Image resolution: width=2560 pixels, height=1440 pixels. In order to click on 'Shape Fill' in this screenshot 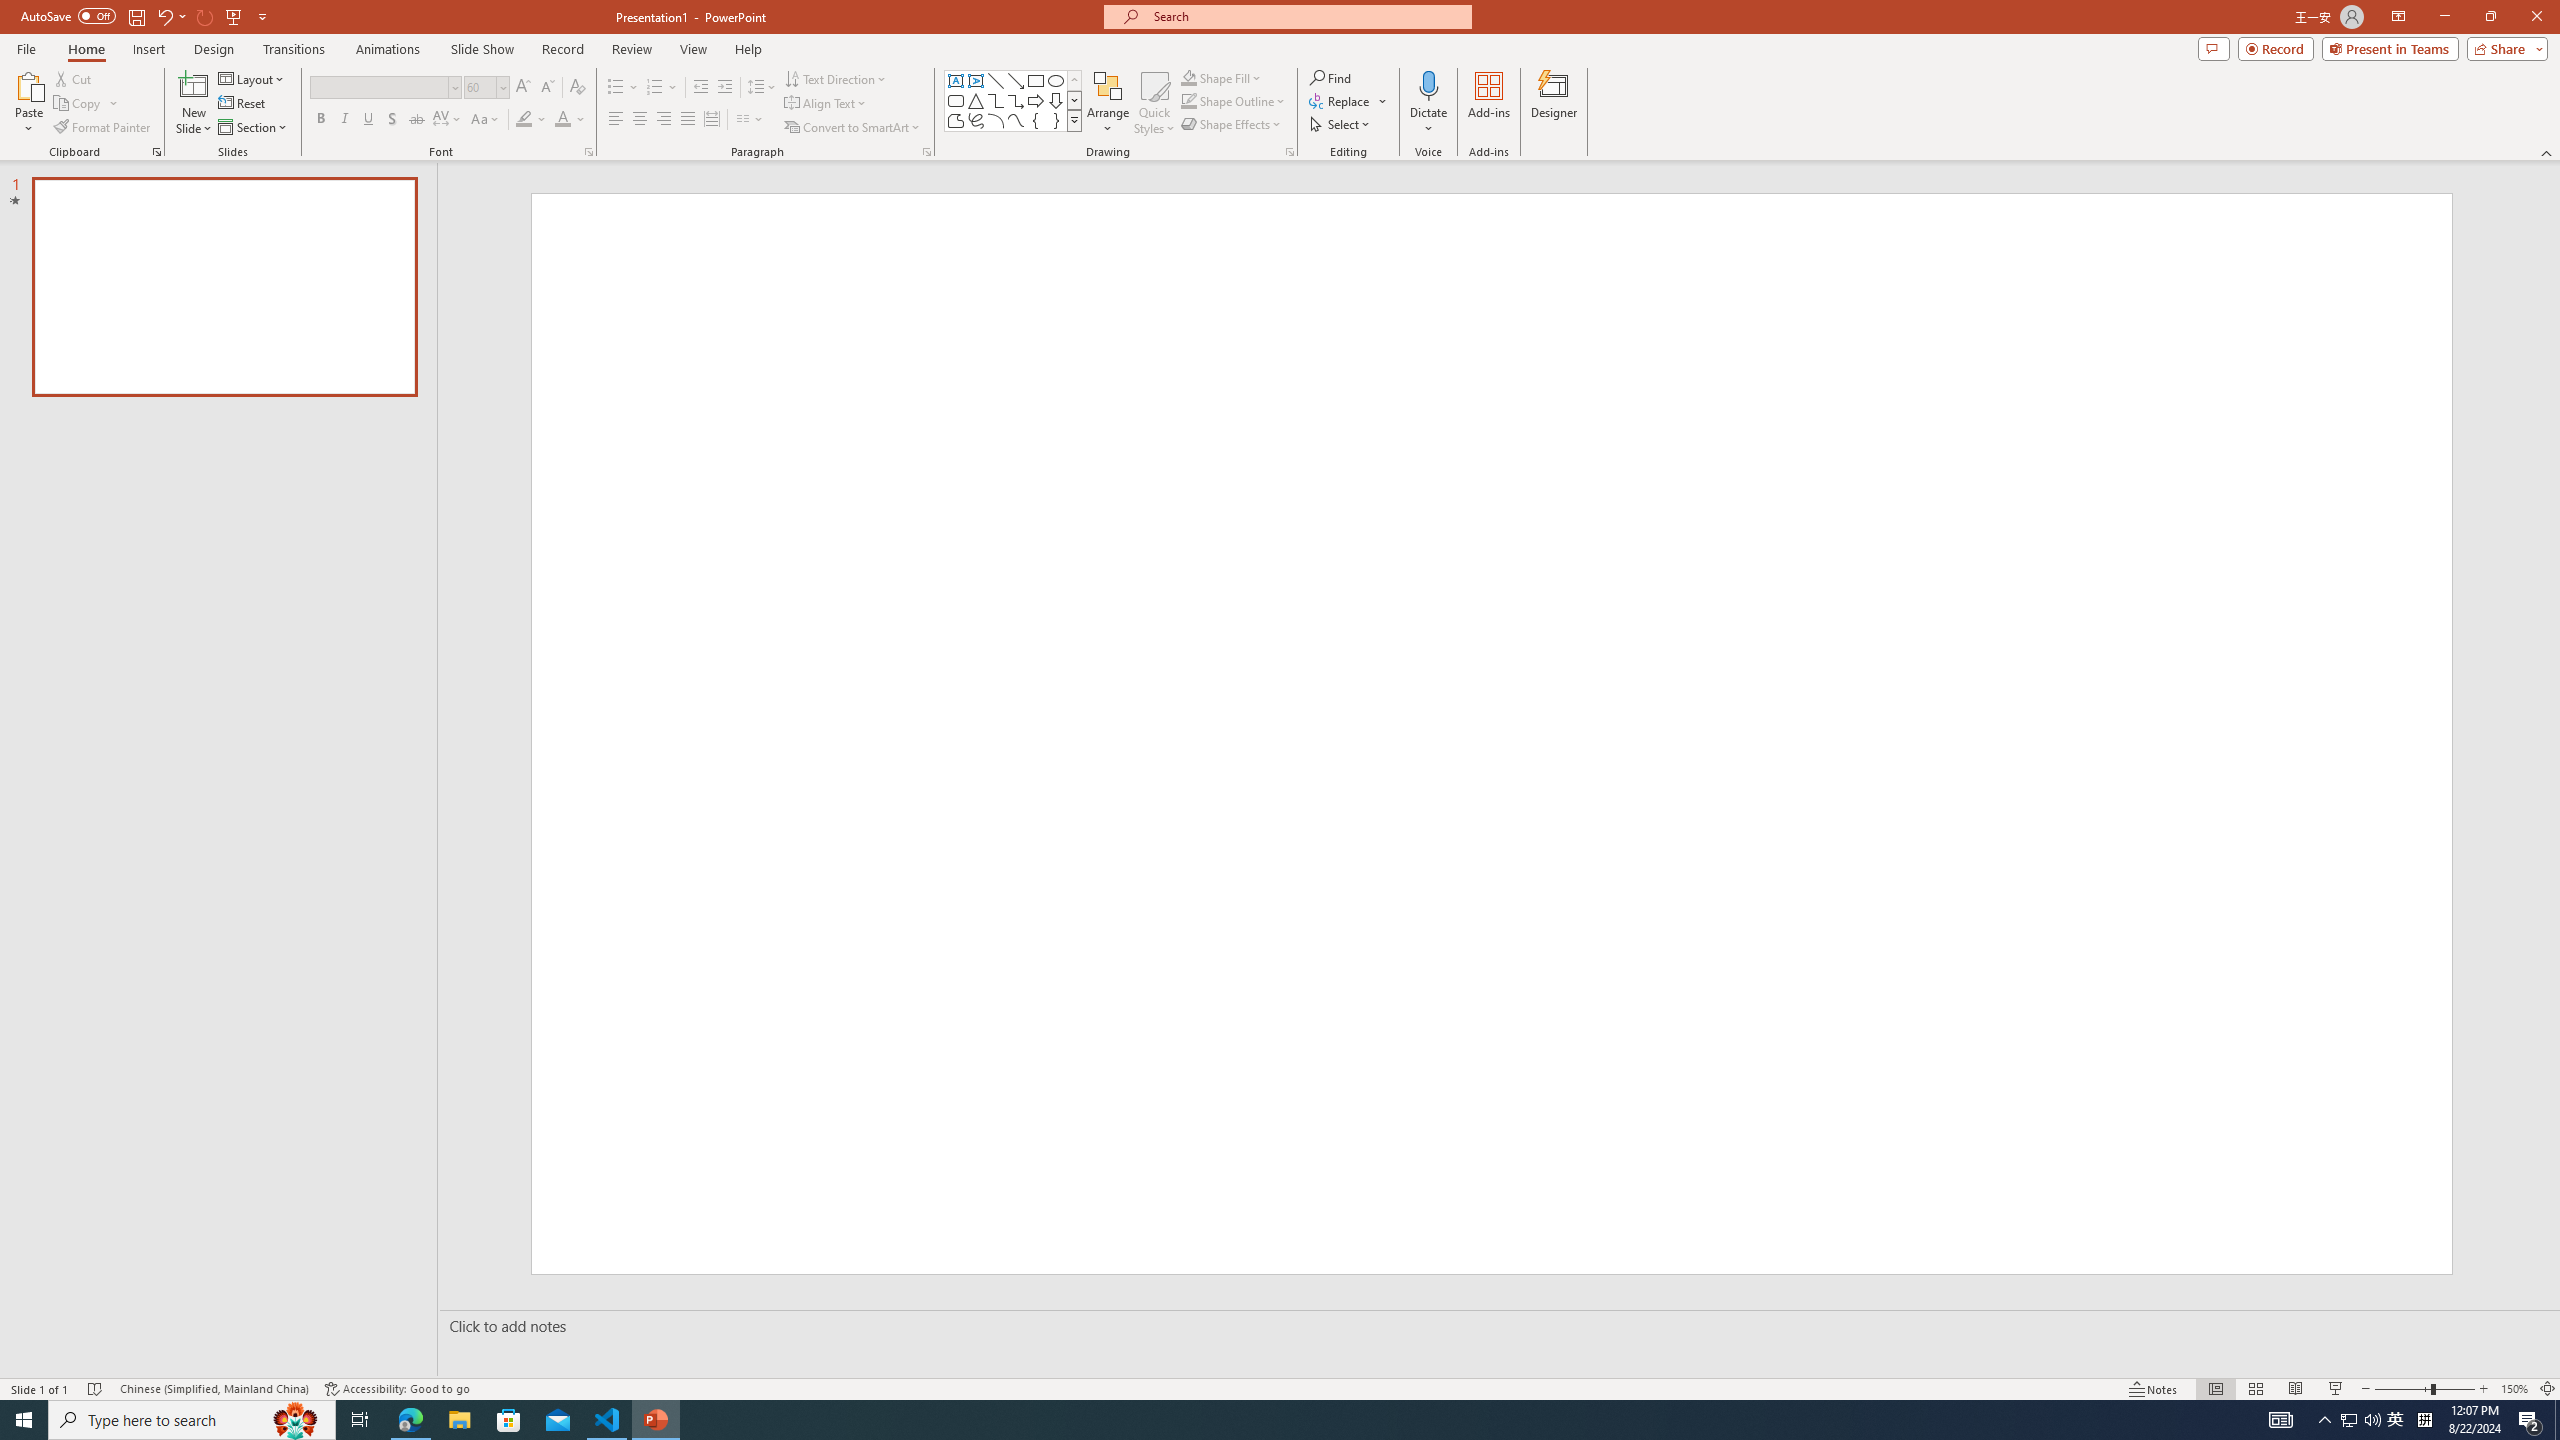, I will do `click(1222, 77)`.